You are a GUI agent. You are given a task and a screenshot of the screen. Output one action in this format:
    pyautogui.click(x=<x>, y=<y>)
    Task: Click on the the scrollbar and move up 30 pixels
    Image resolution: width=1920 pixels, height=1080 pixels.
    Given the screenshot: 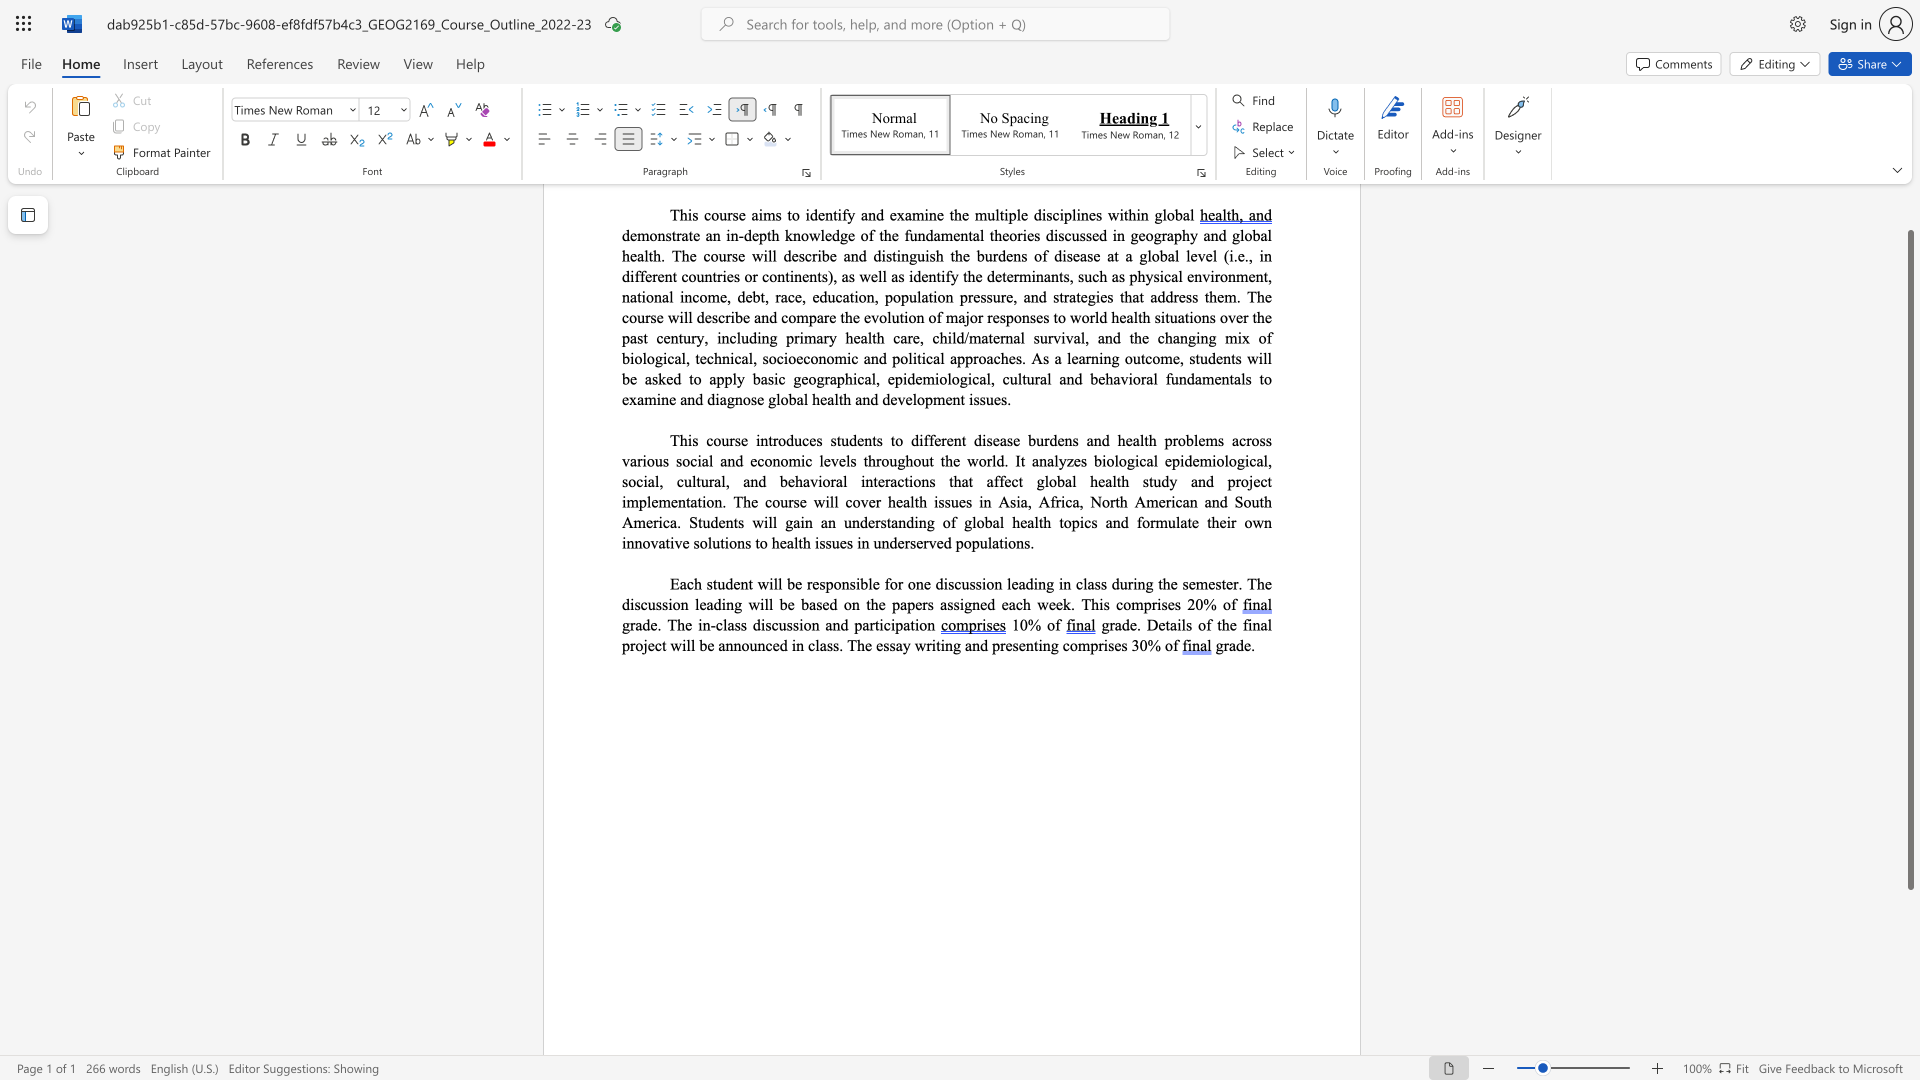 What is the action you would take?
    pyautogui.click(x=1909, y=560)
    